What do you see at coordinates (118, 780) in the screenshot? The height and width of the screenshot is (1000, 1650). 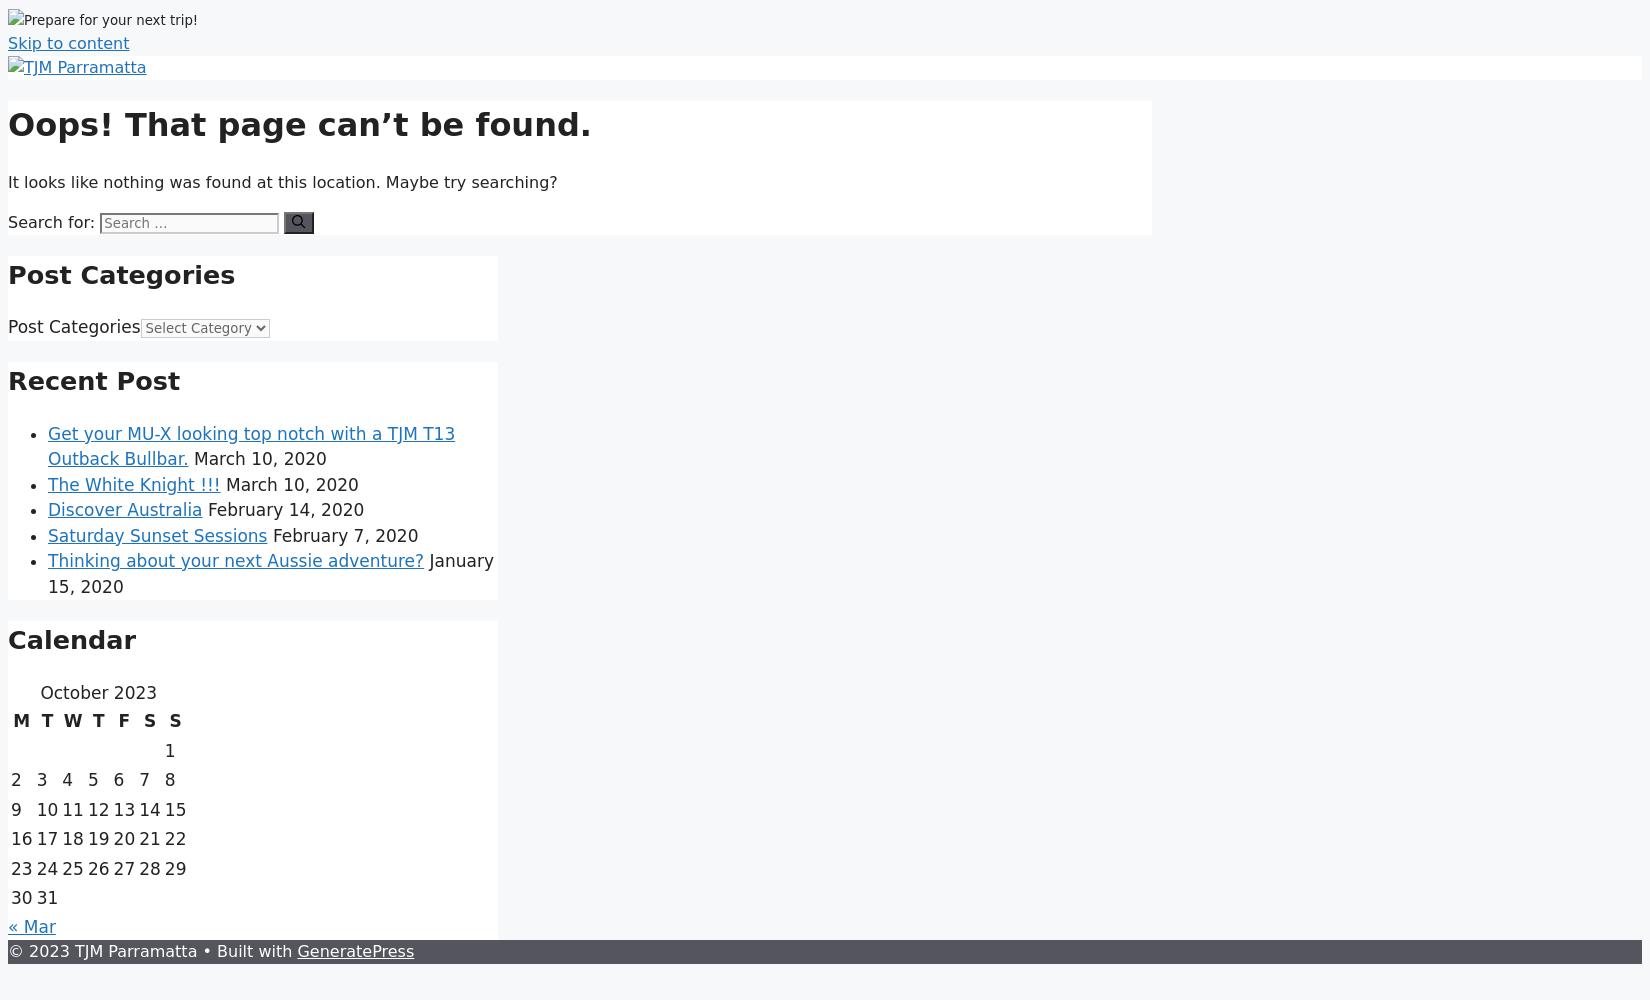 I see `'6'` at bounding box center [118, 780].